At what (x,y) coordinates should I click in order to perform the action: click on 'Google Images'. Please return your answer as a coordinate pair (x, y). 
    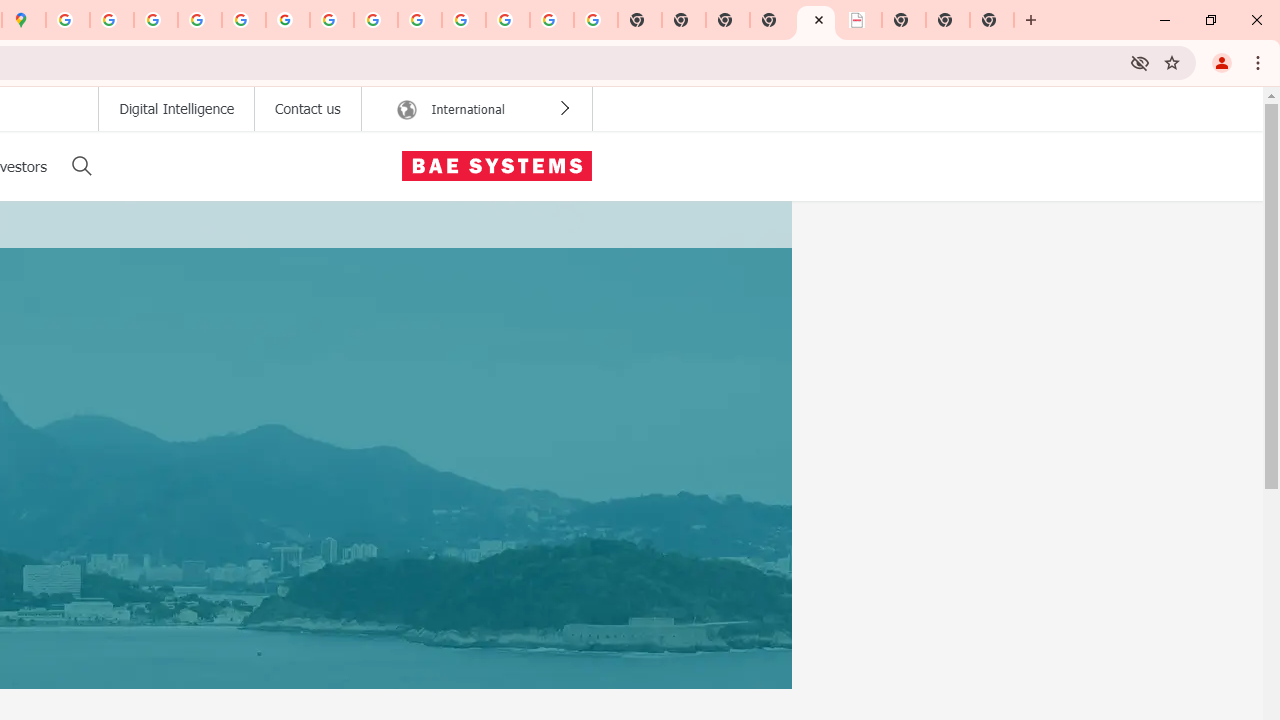
    Looking at the image, I should click on (594, 20).